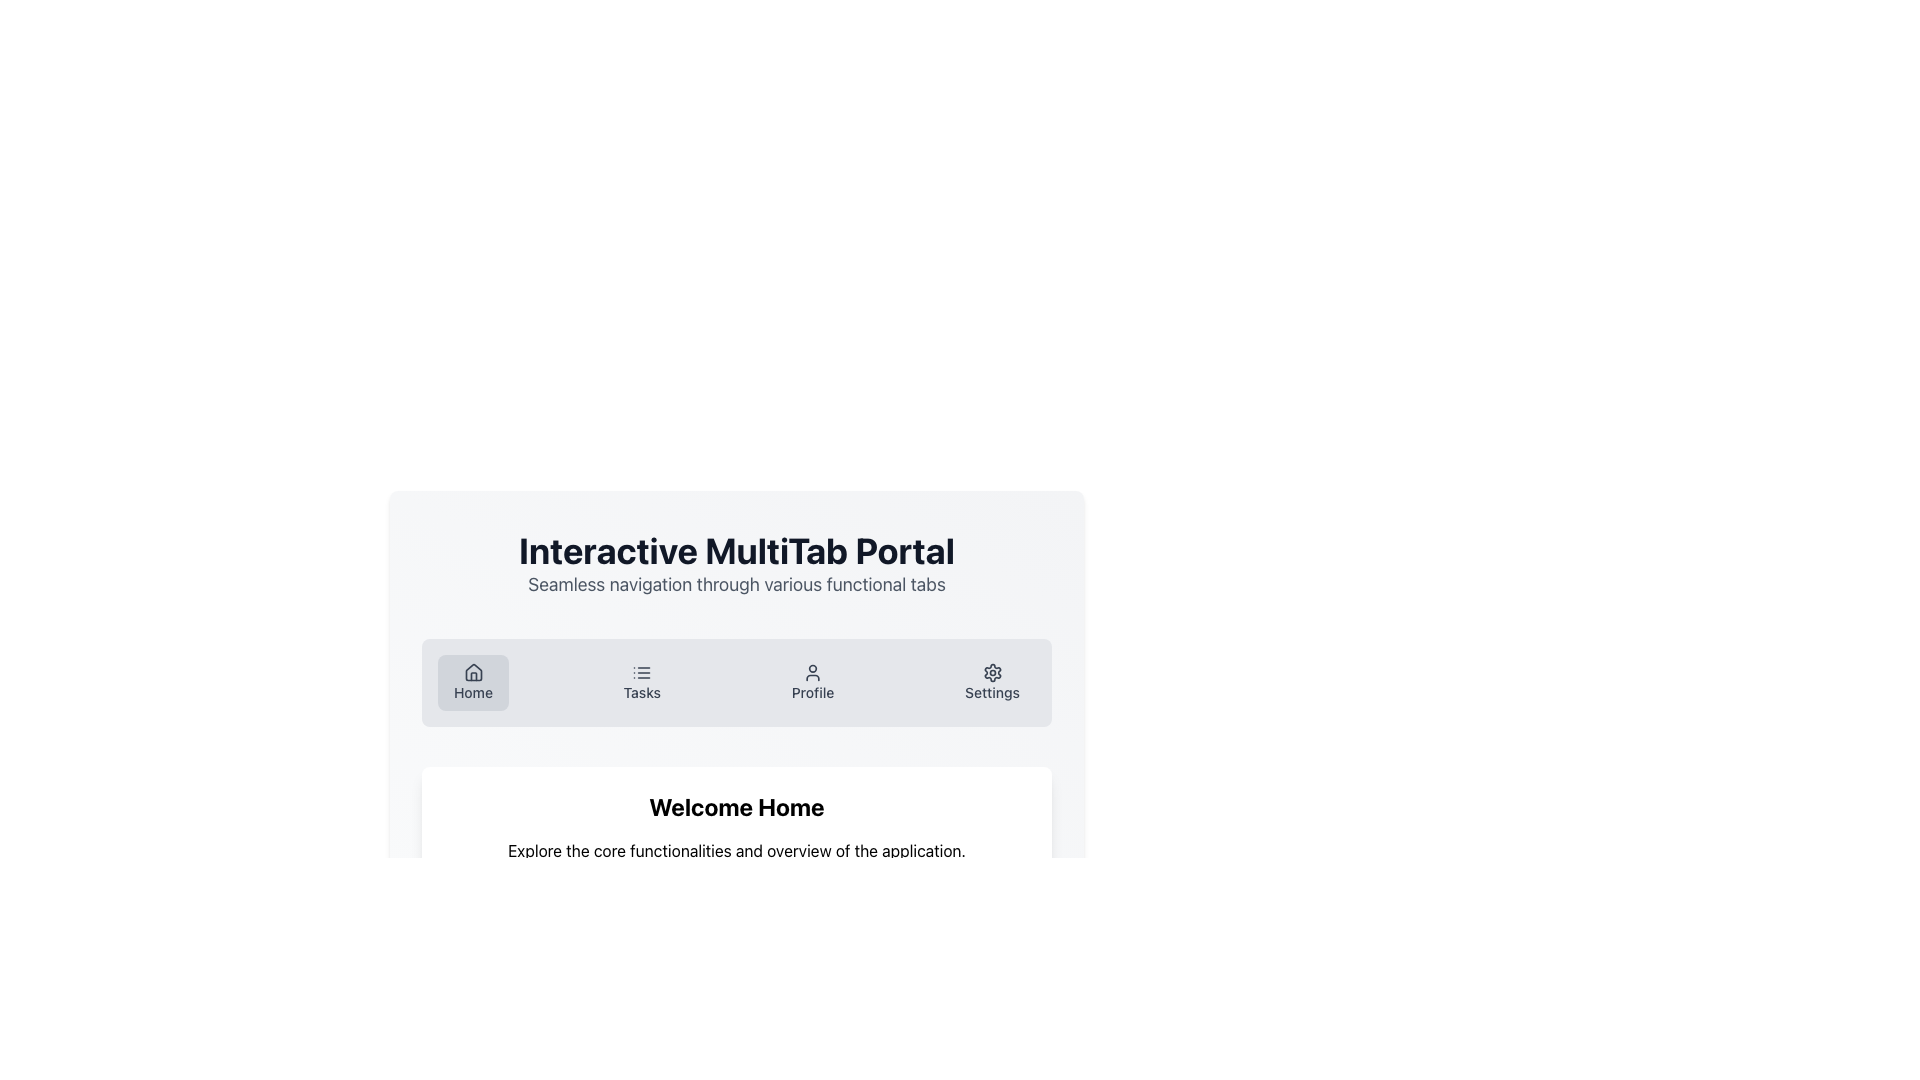 Image resolution: width=1920 pixels, height=1080 pixels. What do you see at coordinates (642, 672) in the screenshot?
I see `the small list icon composed of three horizontal lines with dots to their left, which is positioned above the word 'Tasks' in the navigation bar` at bounding box center [642, 672].